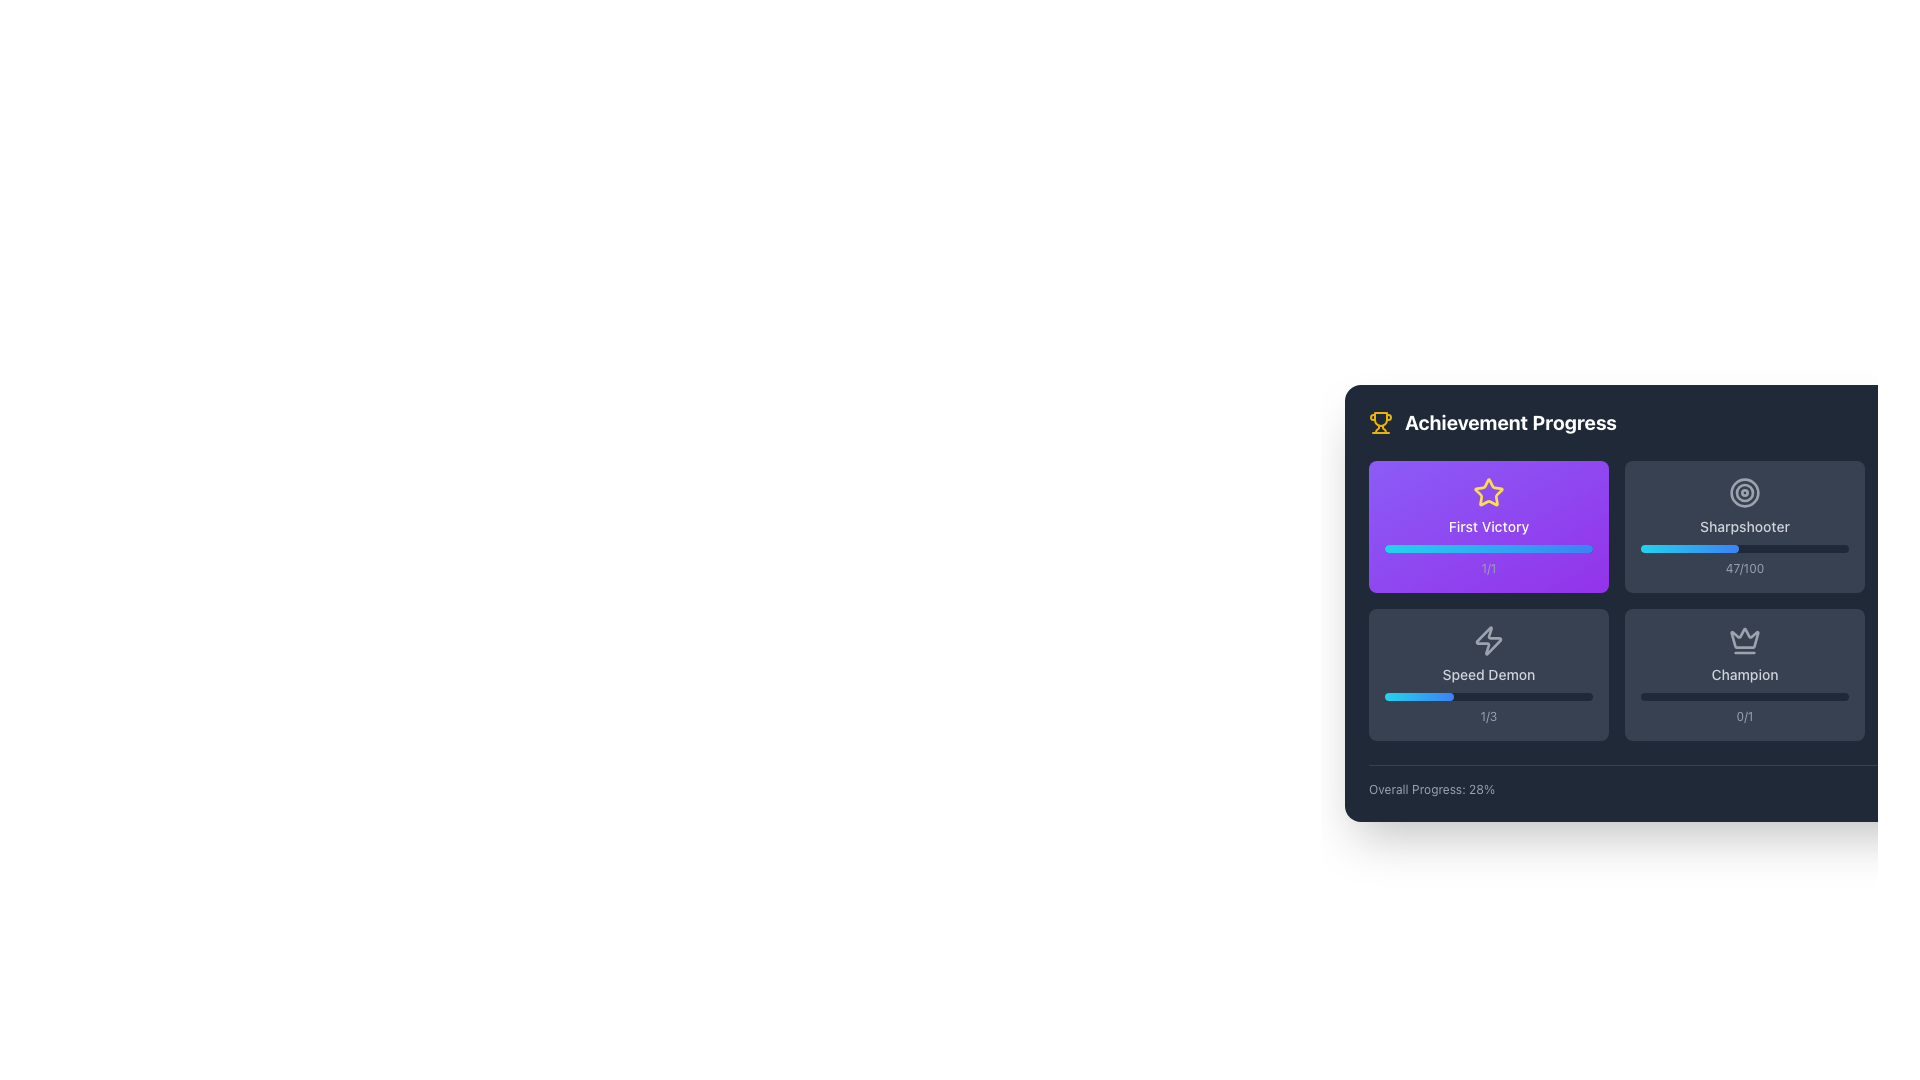 This screenshot has width=1920, height=1080. Describe the element at coordinates (1688, 548) in the screenshot. I see `the progress bar styled with a gradient transitioning from cyan to blue, located in the 'Achievement Progress' panel under the 'Sharpshooter' achievement card` at that location.